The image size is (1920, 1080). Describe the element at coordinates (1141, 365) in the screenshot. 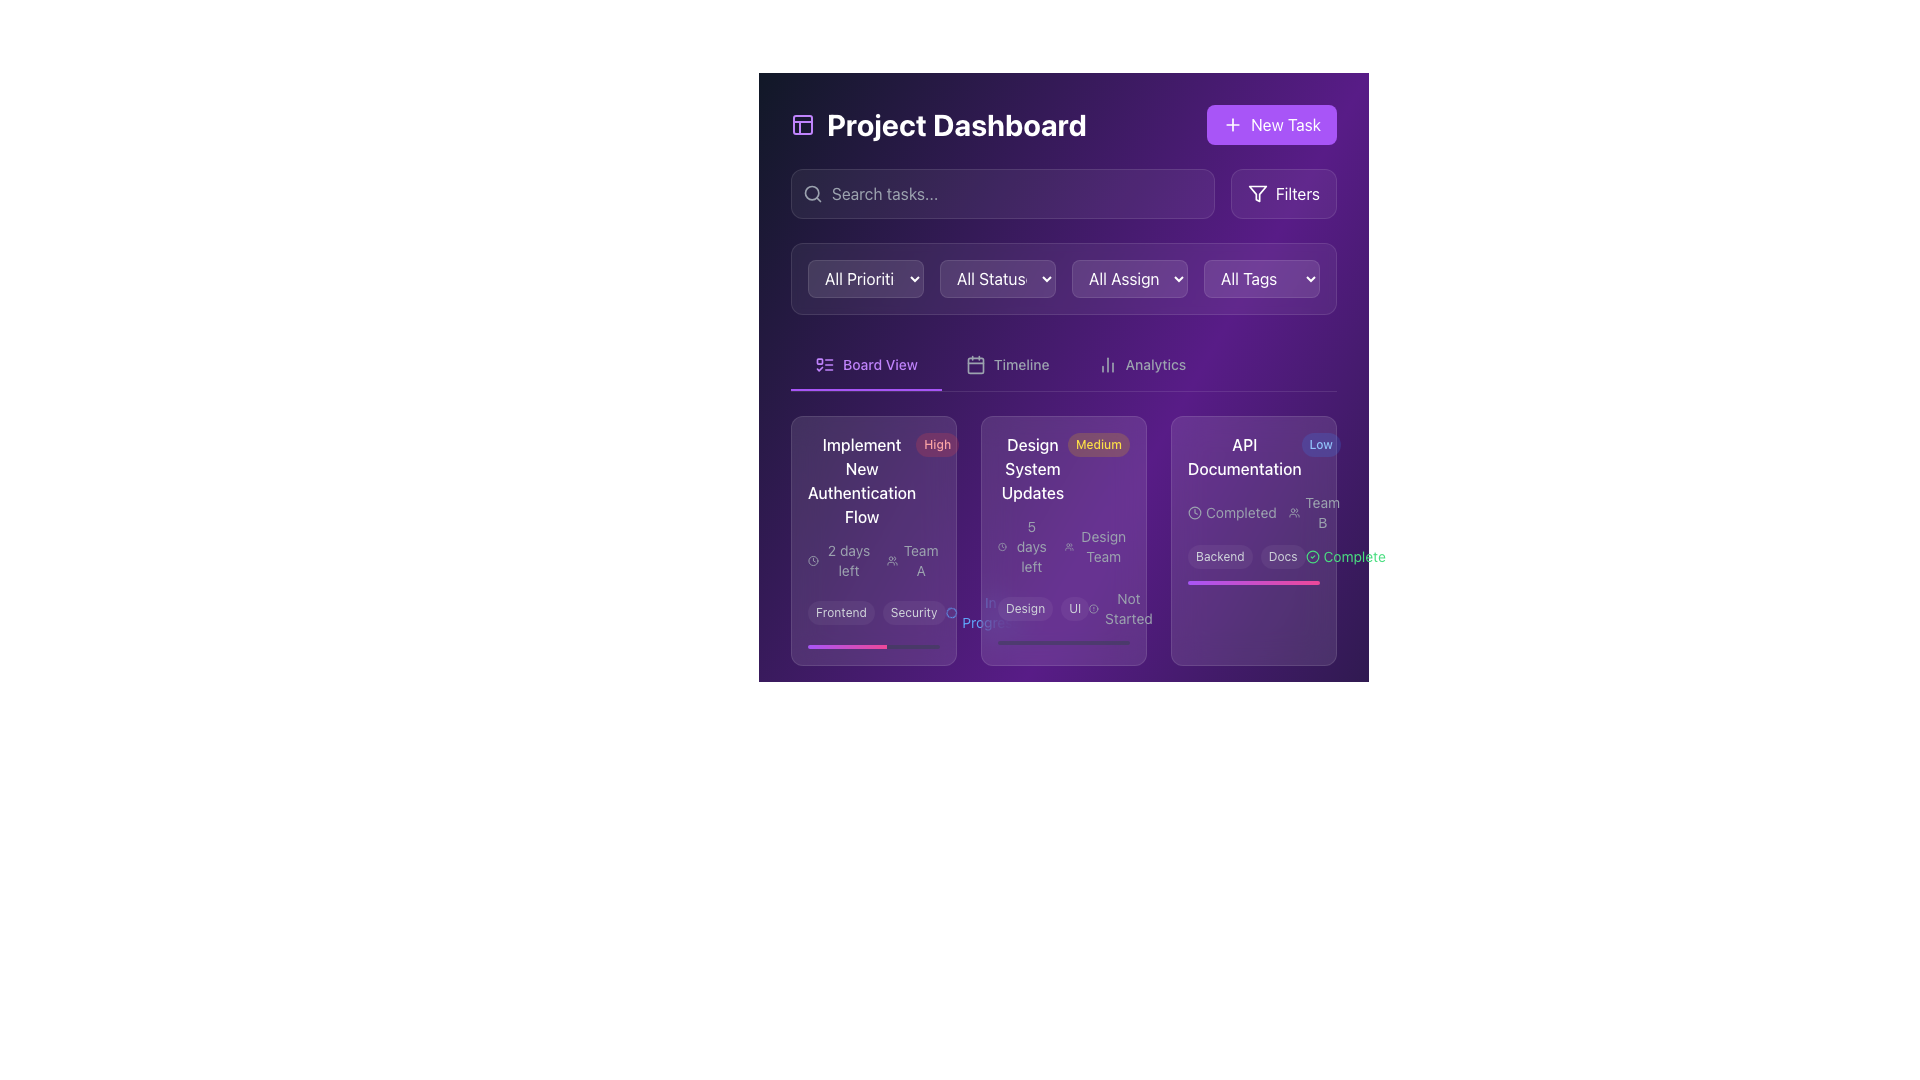

I see `keyboard navigation` at that location.